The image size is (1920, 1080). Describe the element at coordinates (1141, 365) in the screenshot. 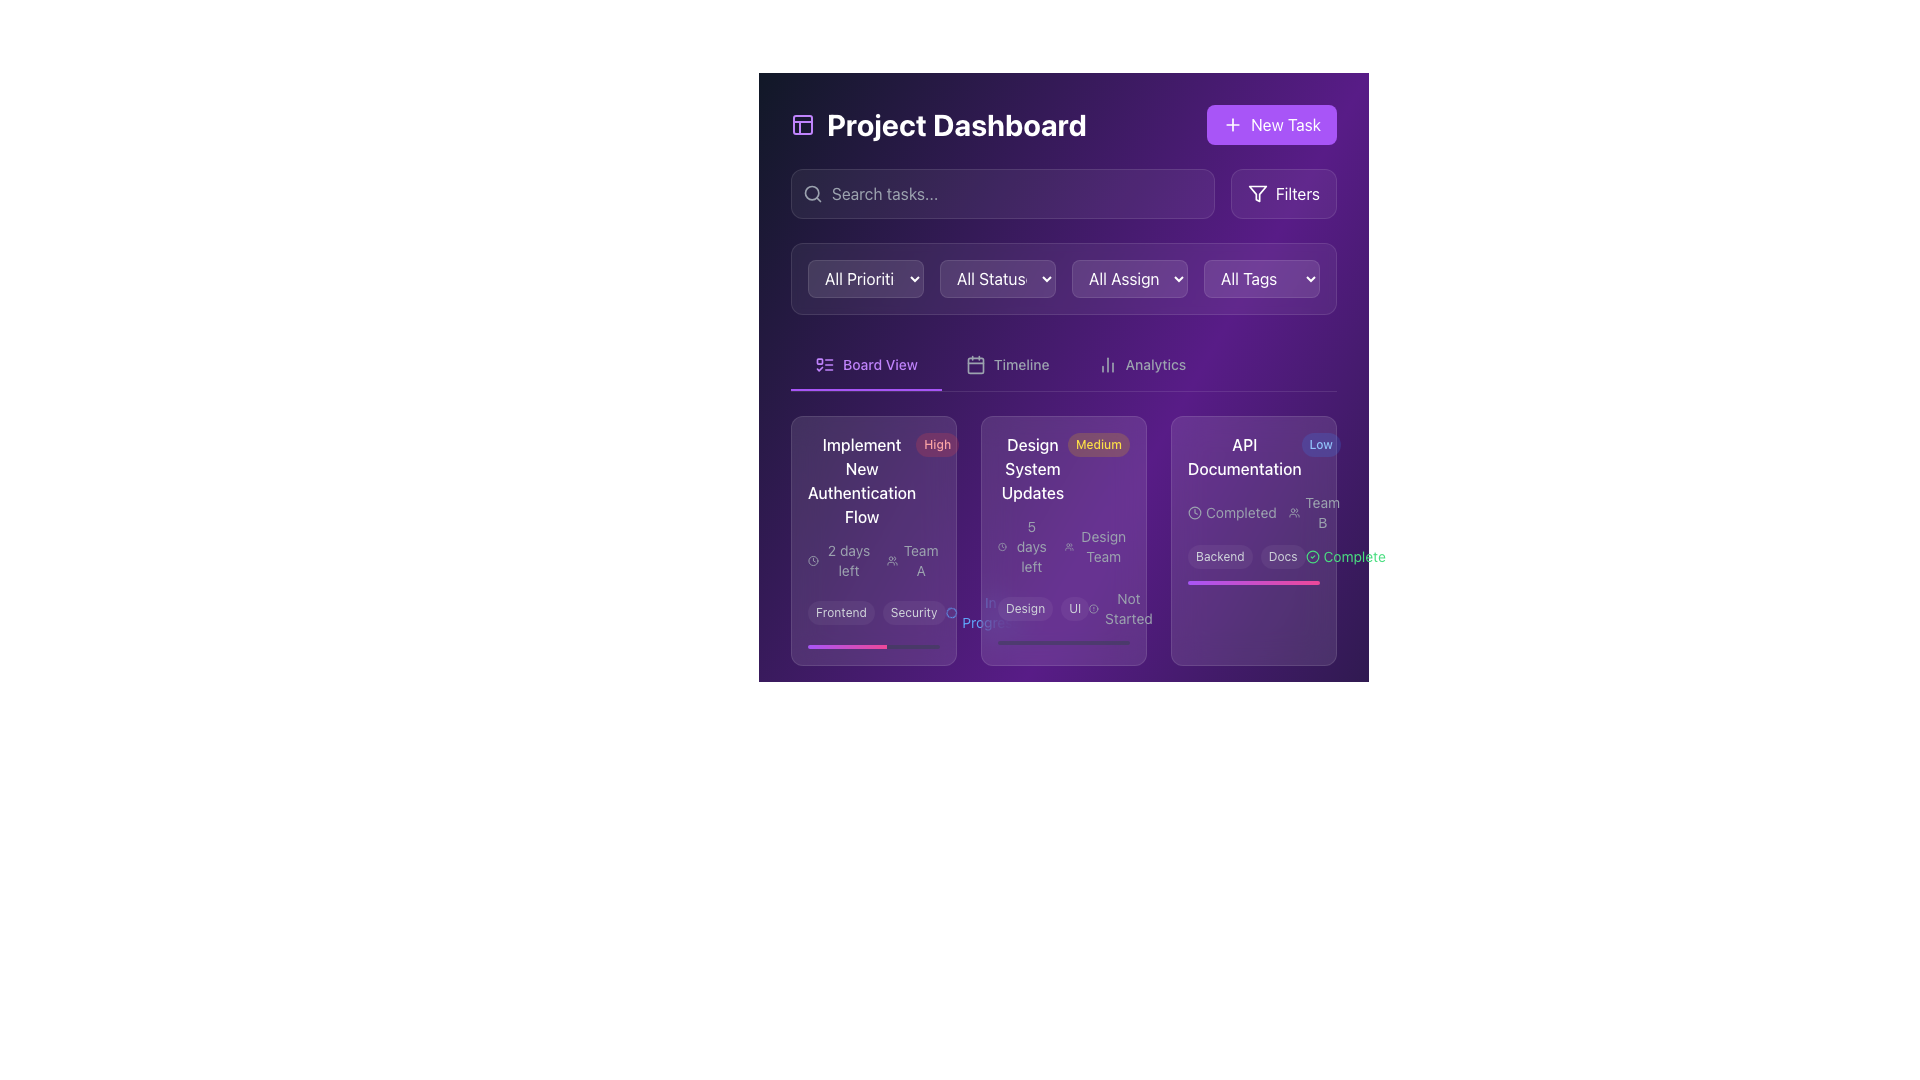

I see `keyboard navigation` at that location.